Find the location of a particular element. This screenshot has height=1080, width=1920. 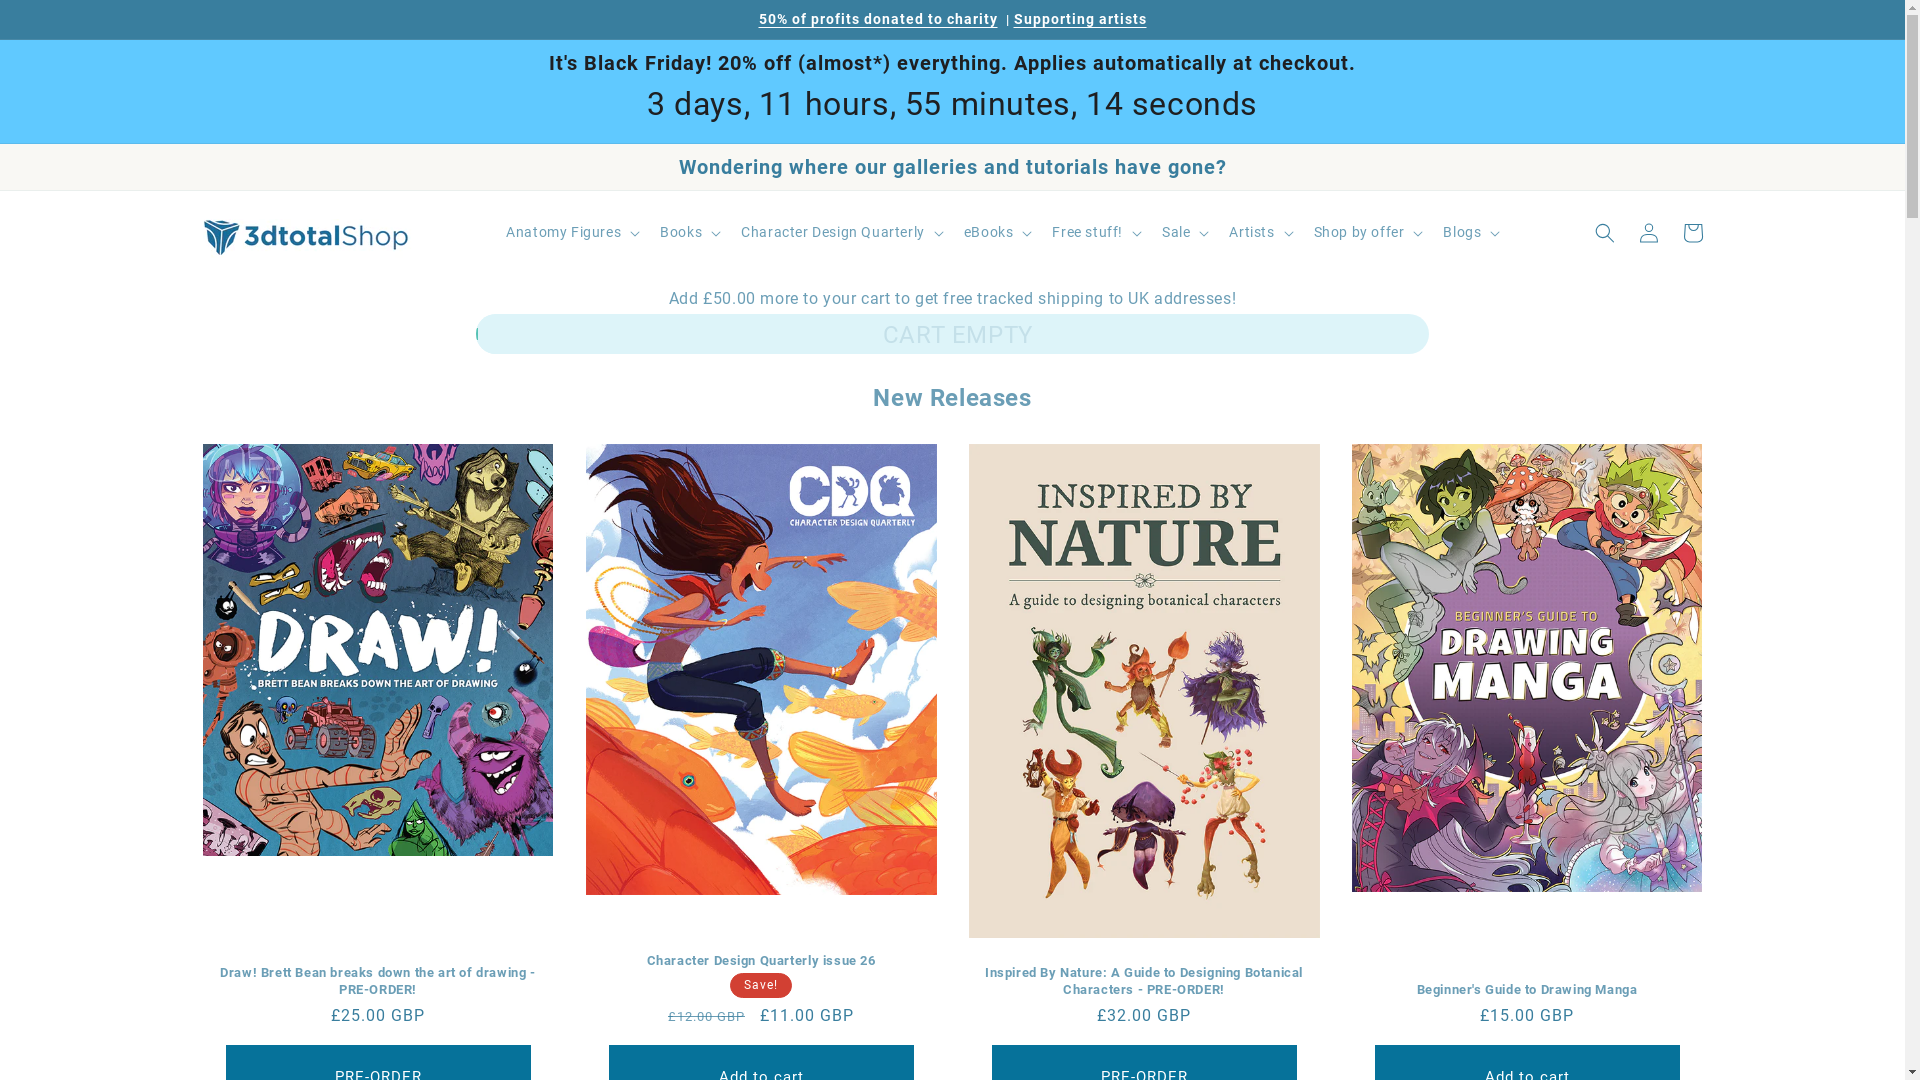

'Draw! Brett Bean breaks down the art of drawing - PRE-ORDER!' is located at coordinates (377, 981).